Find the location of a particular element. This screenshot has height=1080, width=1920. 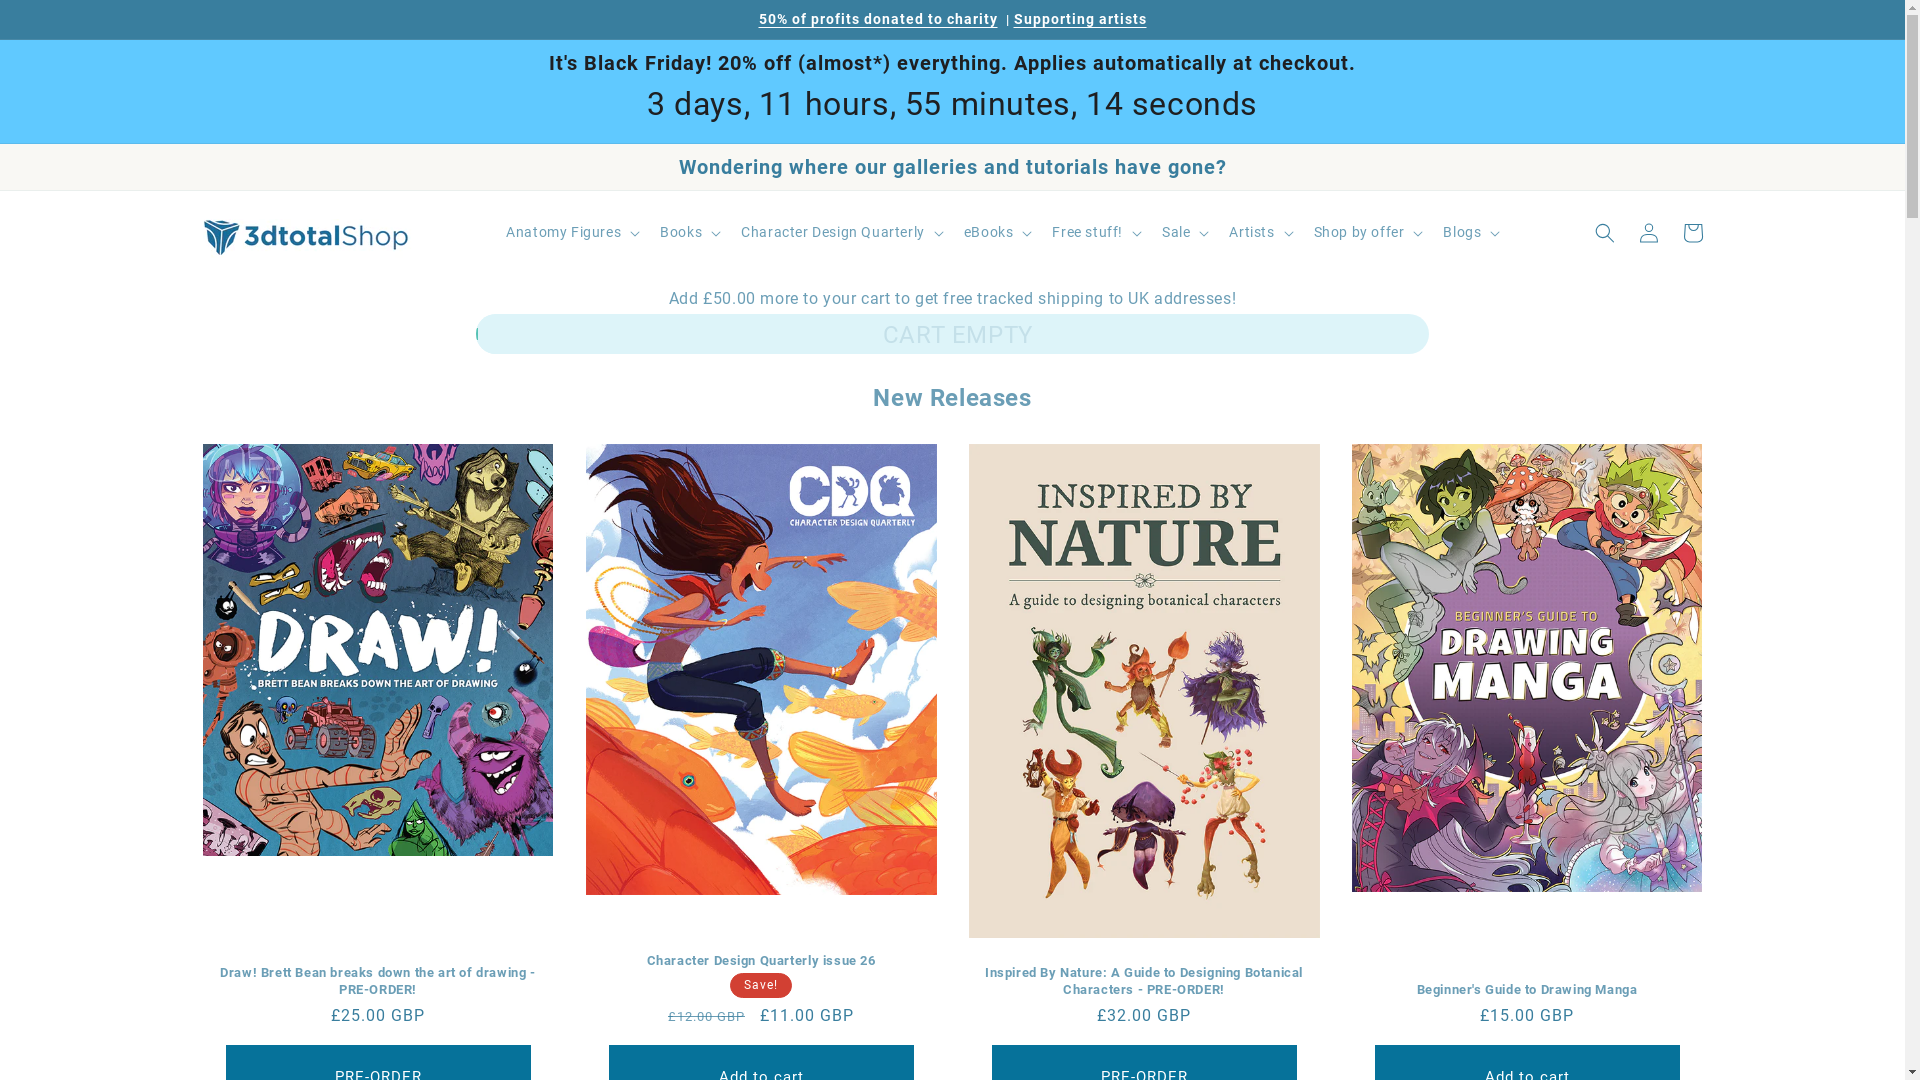

'Draw! Brett Bean breaks down the art of drawing - PRE-ORDER!' is located at coordinates (377, 981).